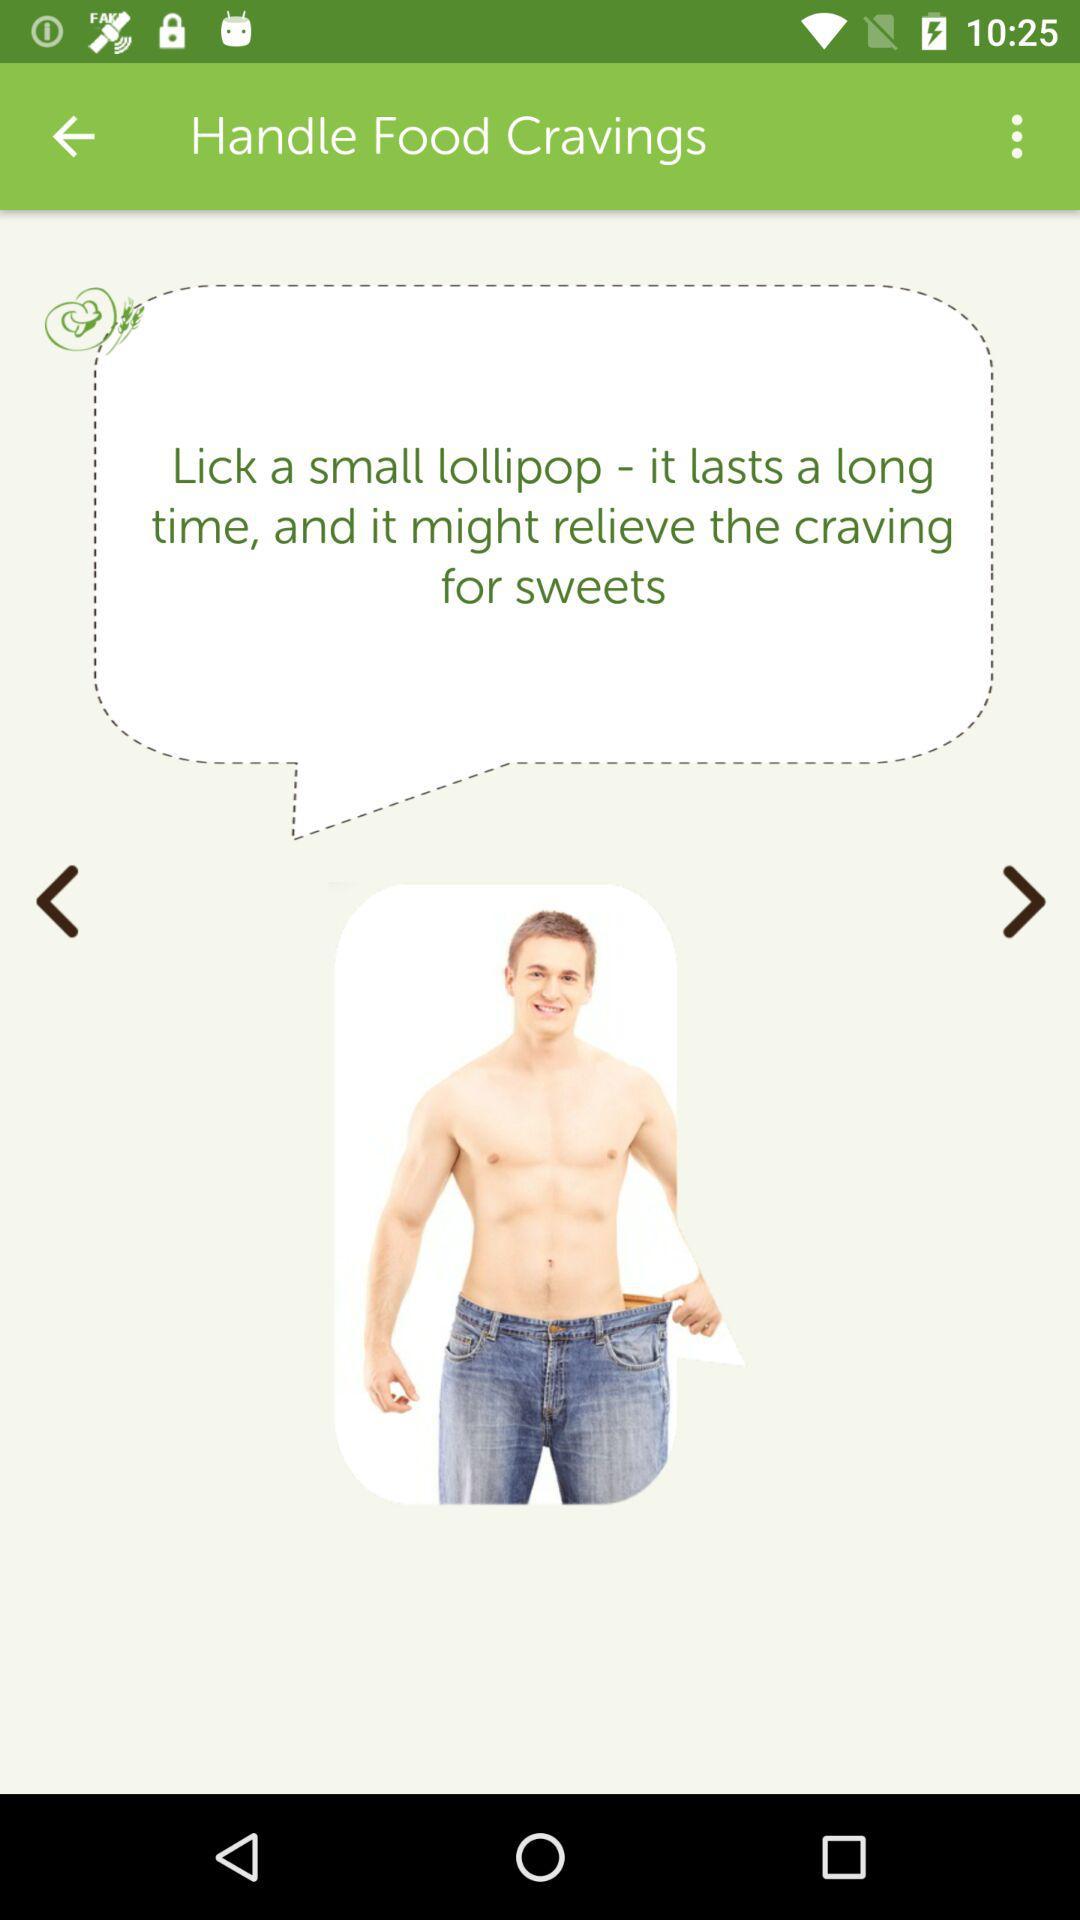  What do you see at coordinates (72, 135) in the screenshot?
I see `item above the lick a small icon` at bounding box center [72, 135].